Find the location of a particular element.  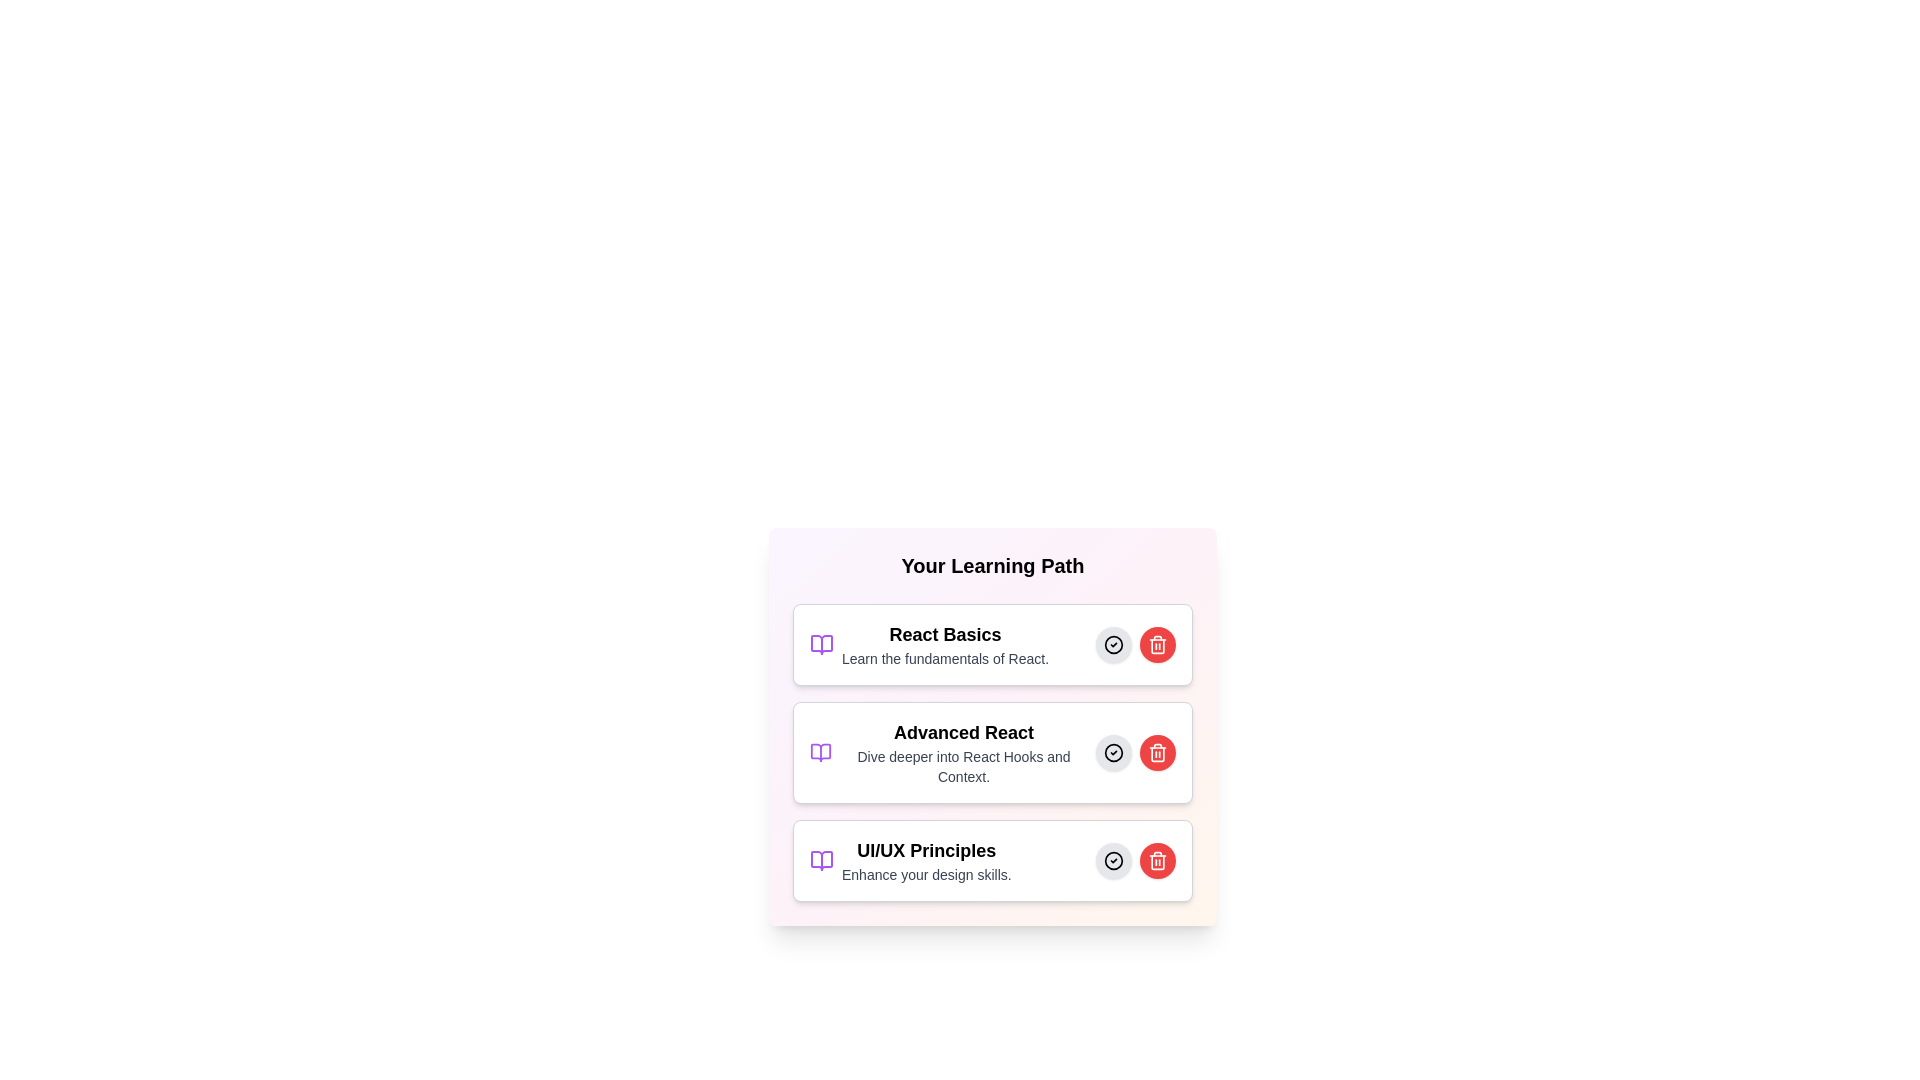

the select button for the React Basics learning path is located at coordinates (1112, 644).